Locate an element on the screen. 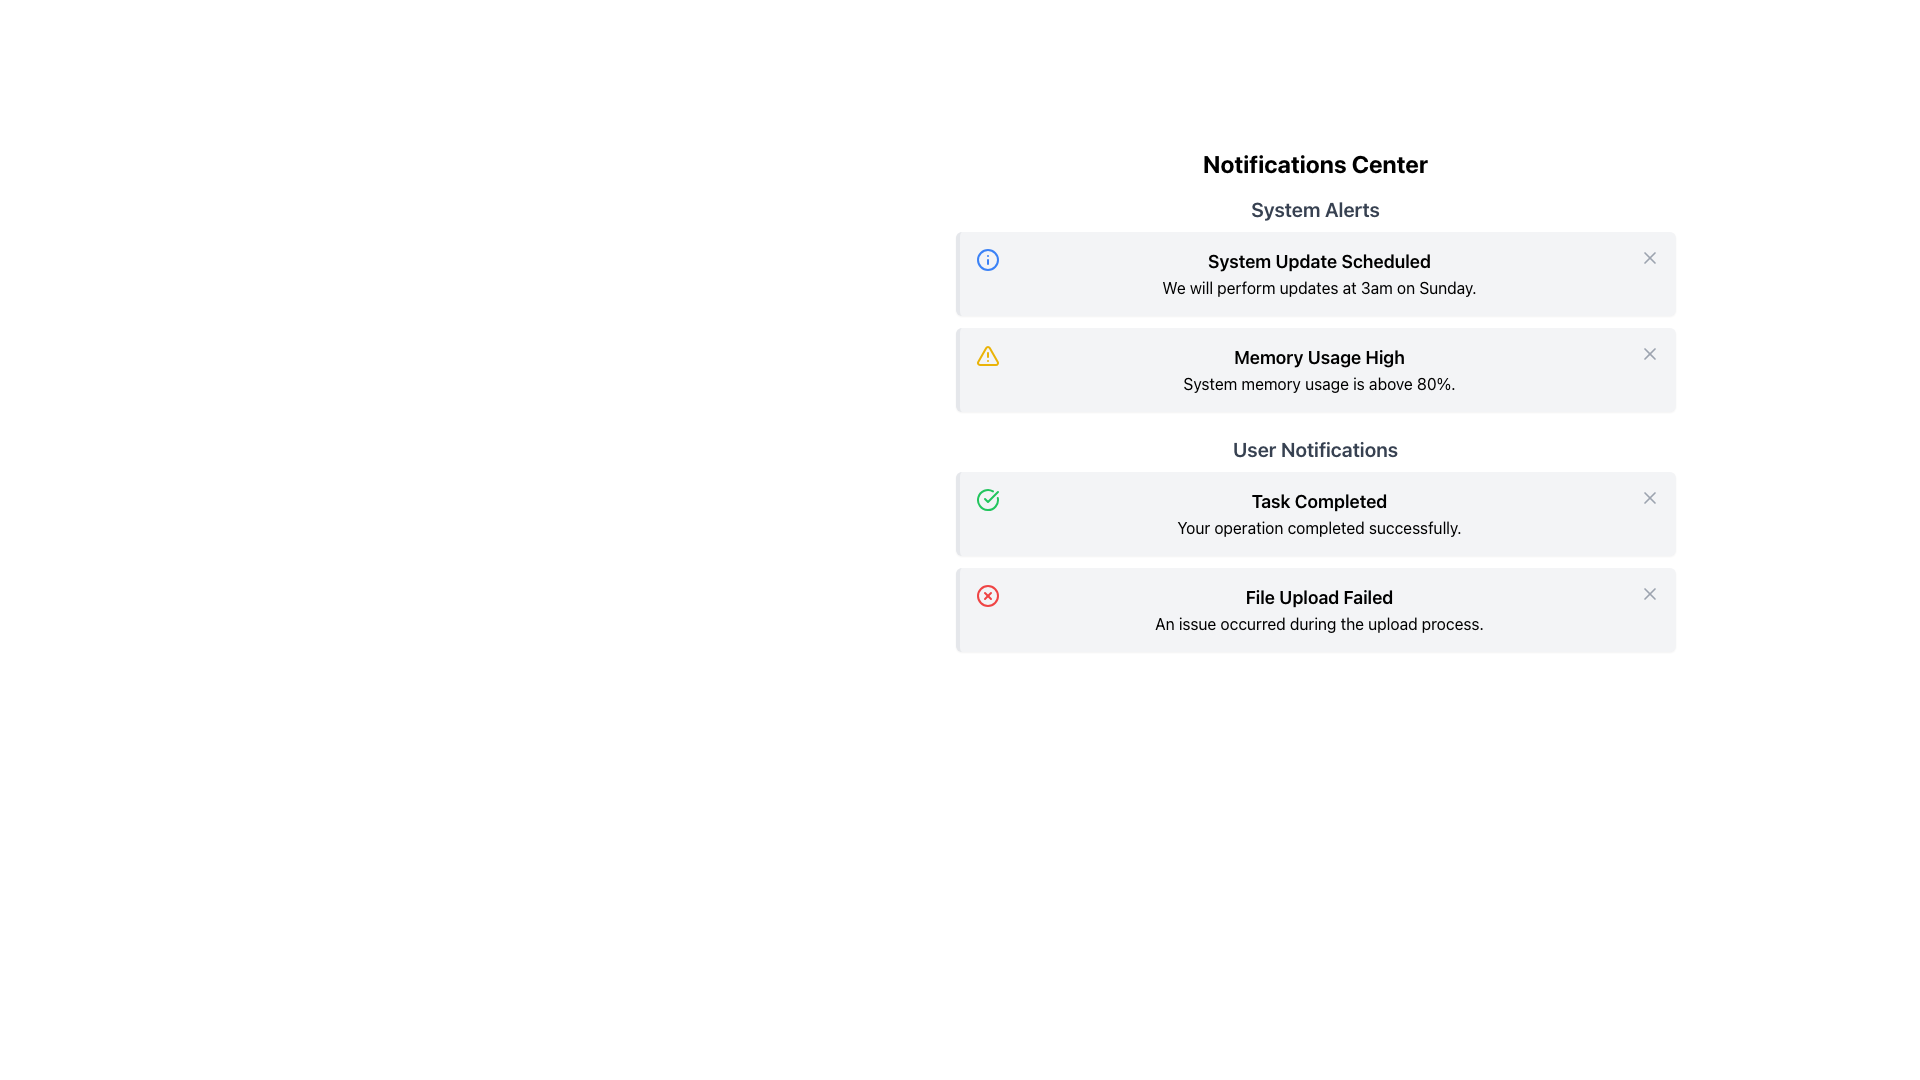 Image resolution: width=1920 pixels, height=1080 pixels. the 'Close' button on the 'Task Completed' notification is located at coordinates (1649, 496).